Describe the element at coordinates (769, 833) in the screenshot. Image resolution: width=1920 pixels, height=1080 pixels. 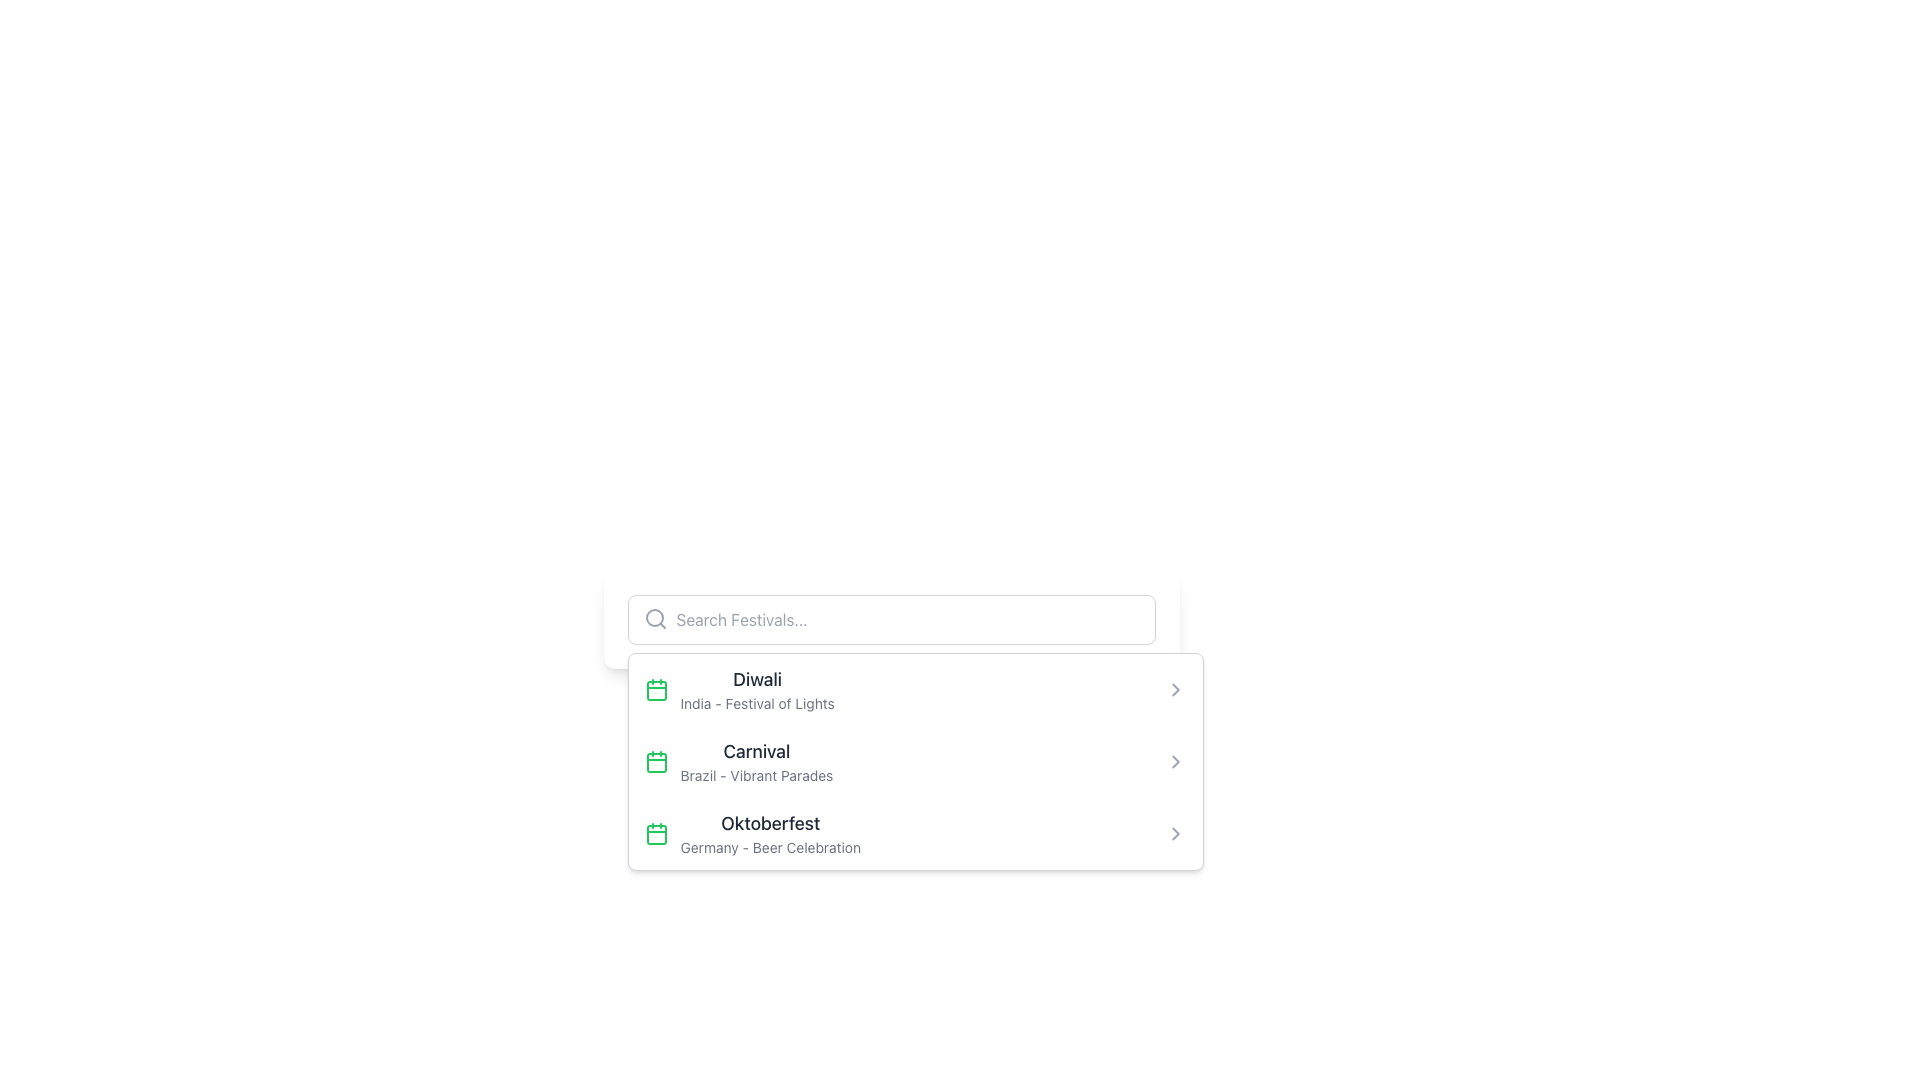
I see `the list item for 'Oktoberfest - Germany - Beer Celebration' located in the third row of the vertical list within the pop-up menu` at that location.